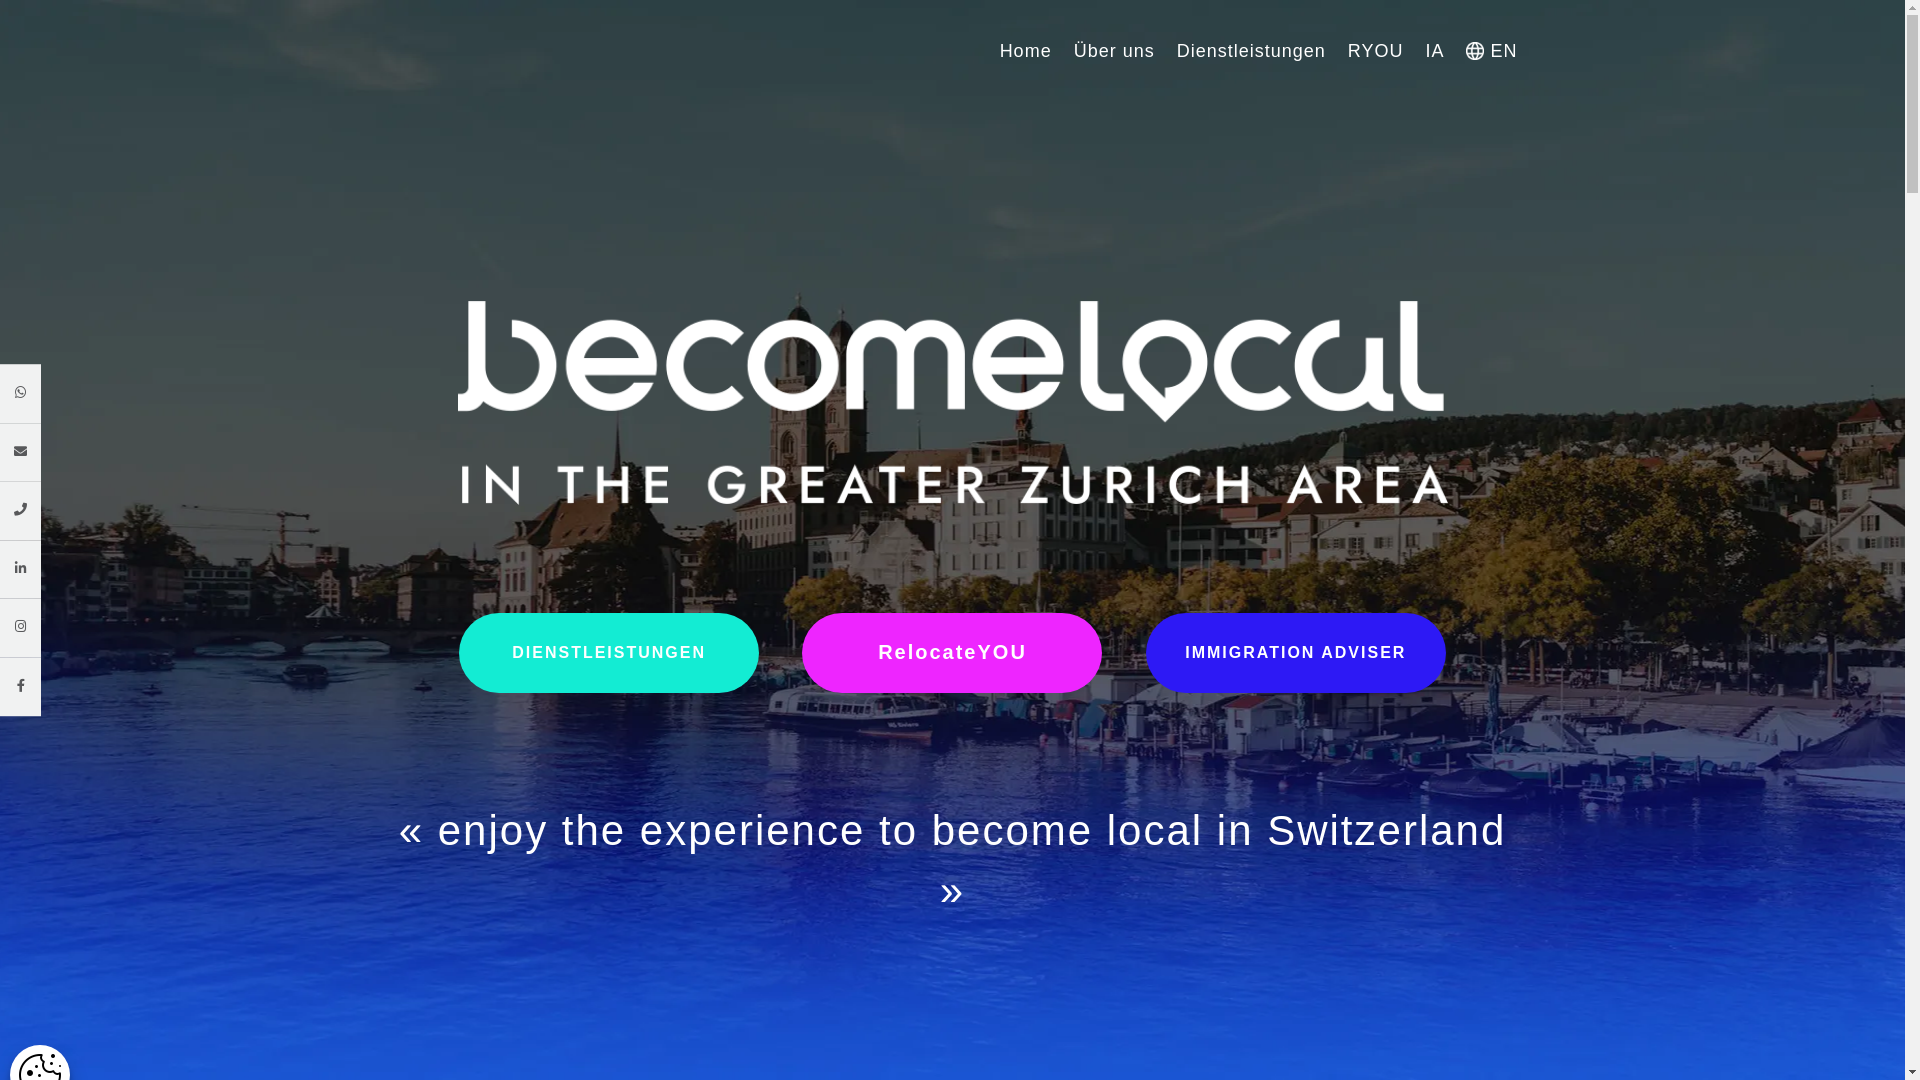 Image resolution: width=1920 pixels, height=1080 pixels. Describe the element at coordinates (1433, 49) in the screenshot. I see `'IA'` at that location.